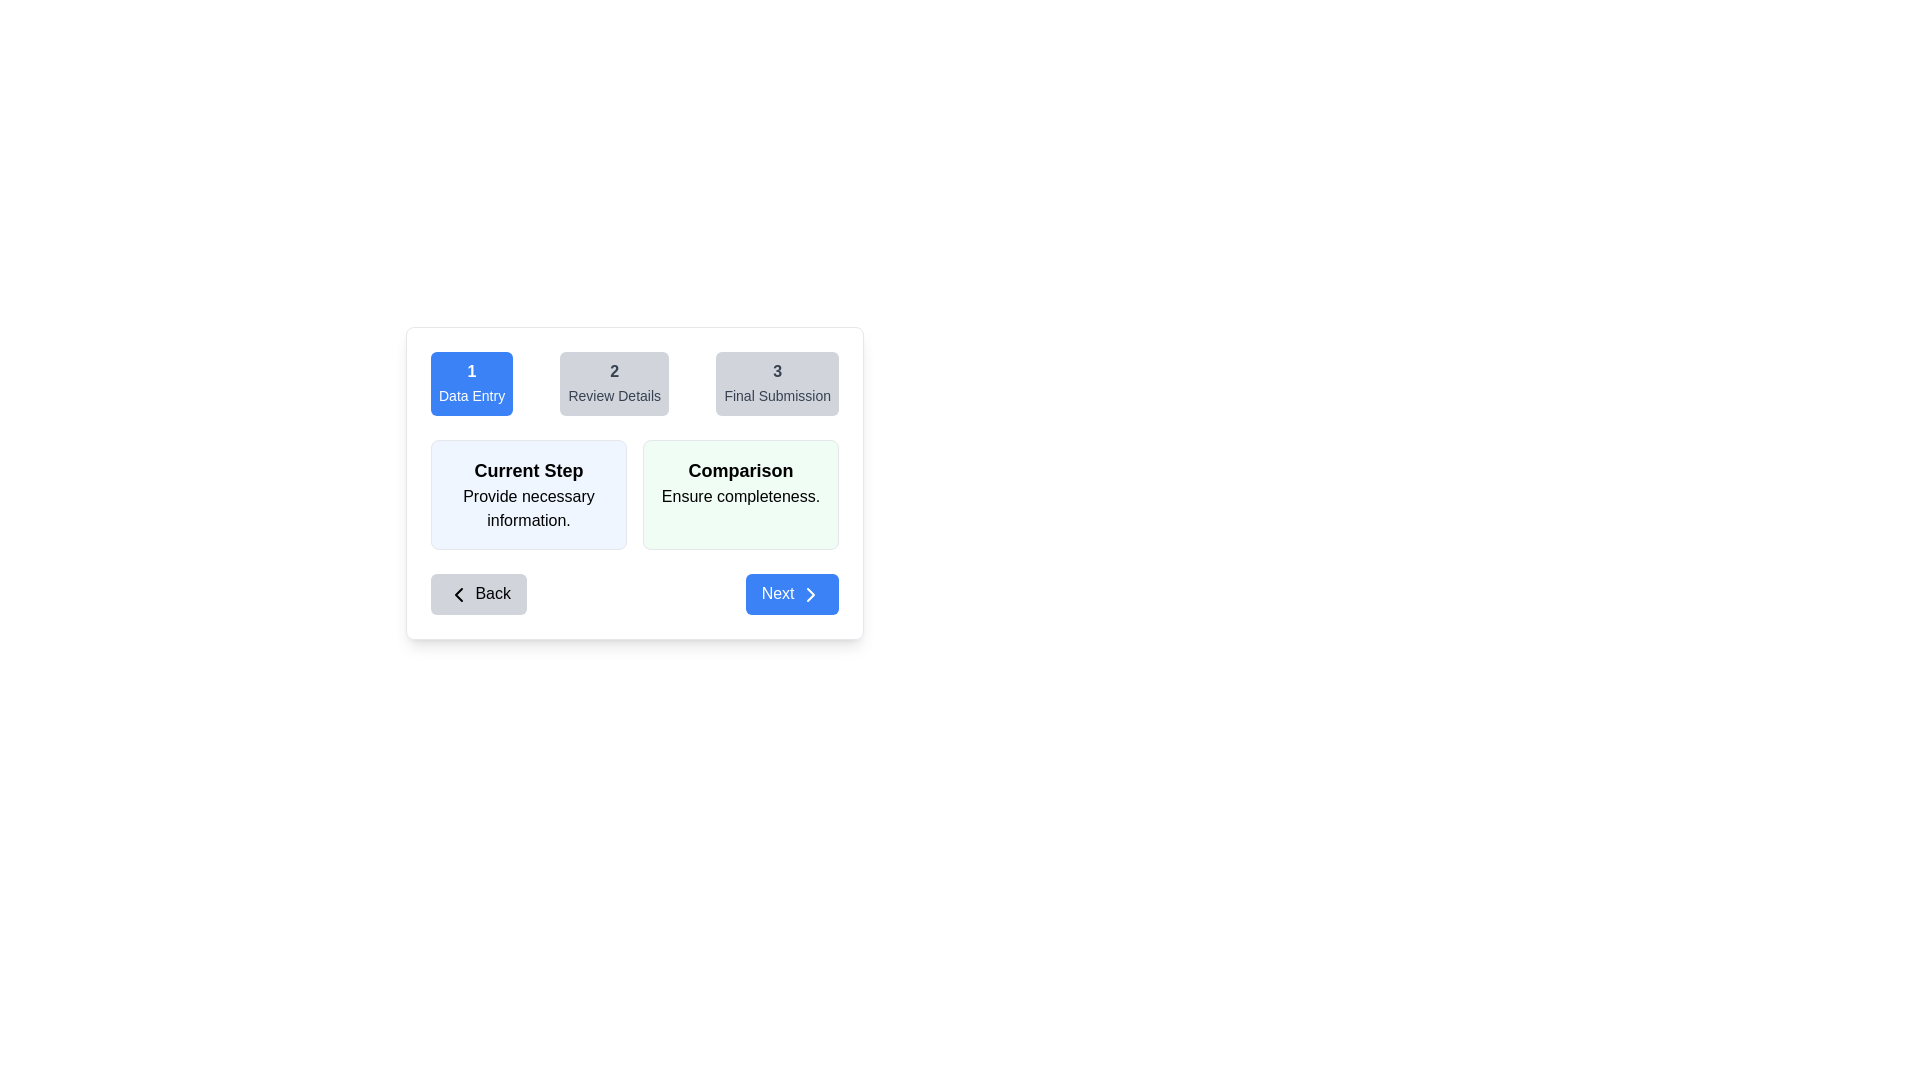  I want to click on the Step indicator labeled '3 Final Submission', which is a rectangular button with a light gray background located in the top-right corner of a group of three buttons, so click(776, 384).